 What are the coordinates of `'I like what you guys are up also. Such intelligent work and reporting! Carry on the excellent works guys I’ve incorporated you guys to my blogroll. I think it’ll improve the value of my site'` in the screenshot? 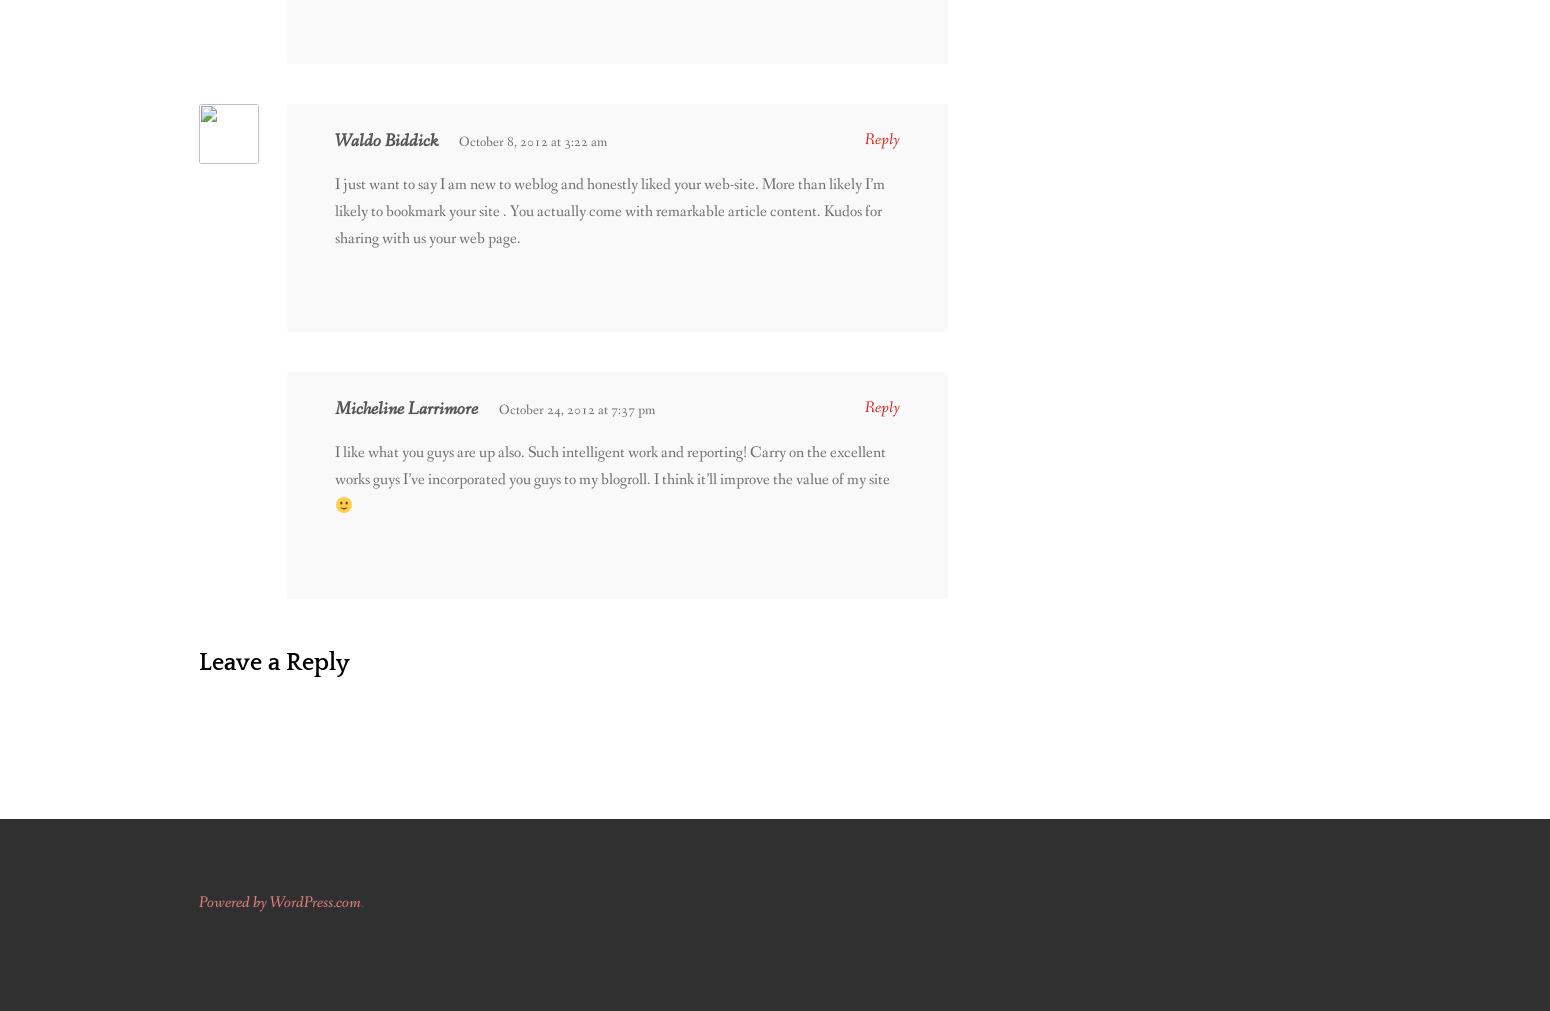 It's located at (612, 463).